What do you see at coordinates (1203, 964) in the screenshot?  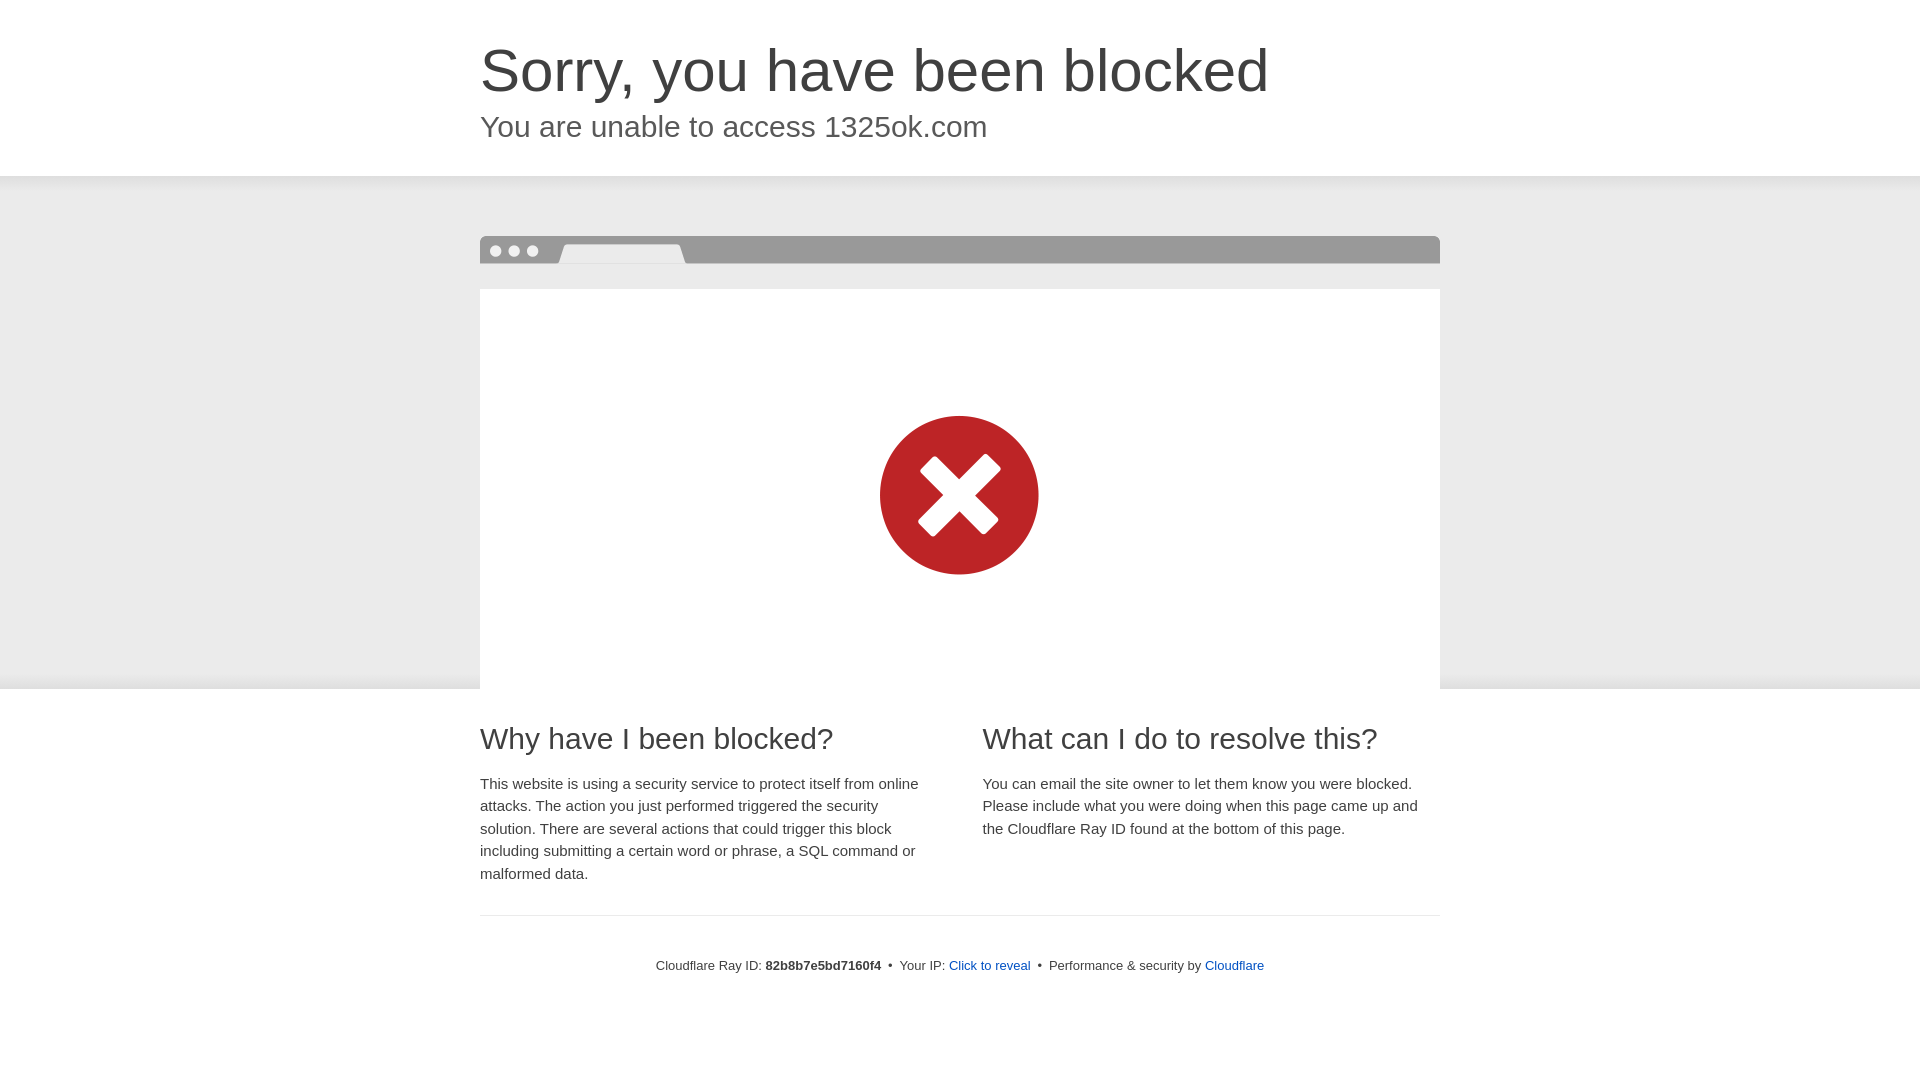 I see `'Cloudflare'` at bounding box center [1203, 964].